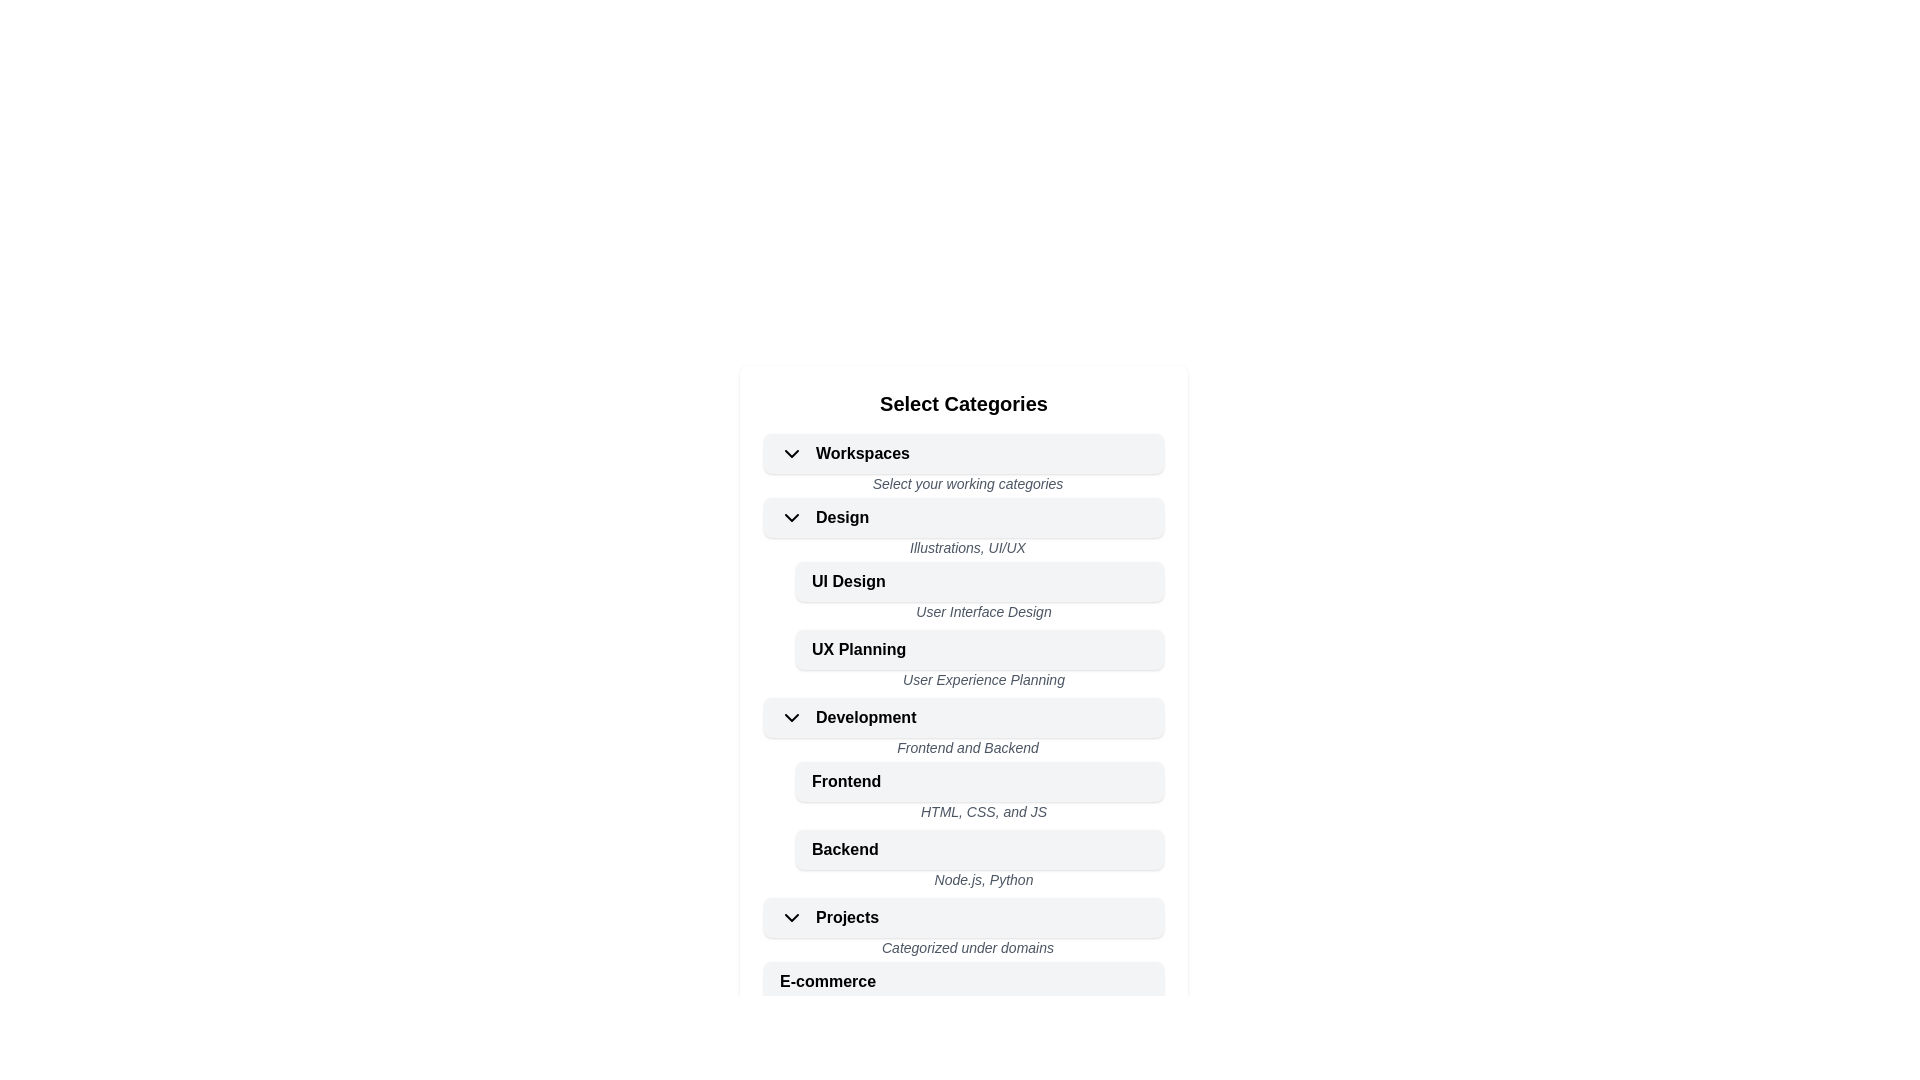  What do you see at coordinates (829, 918) in the screenshot?
I see `the interactive 'Projects' label with icon` at bounding box center [829, 918].